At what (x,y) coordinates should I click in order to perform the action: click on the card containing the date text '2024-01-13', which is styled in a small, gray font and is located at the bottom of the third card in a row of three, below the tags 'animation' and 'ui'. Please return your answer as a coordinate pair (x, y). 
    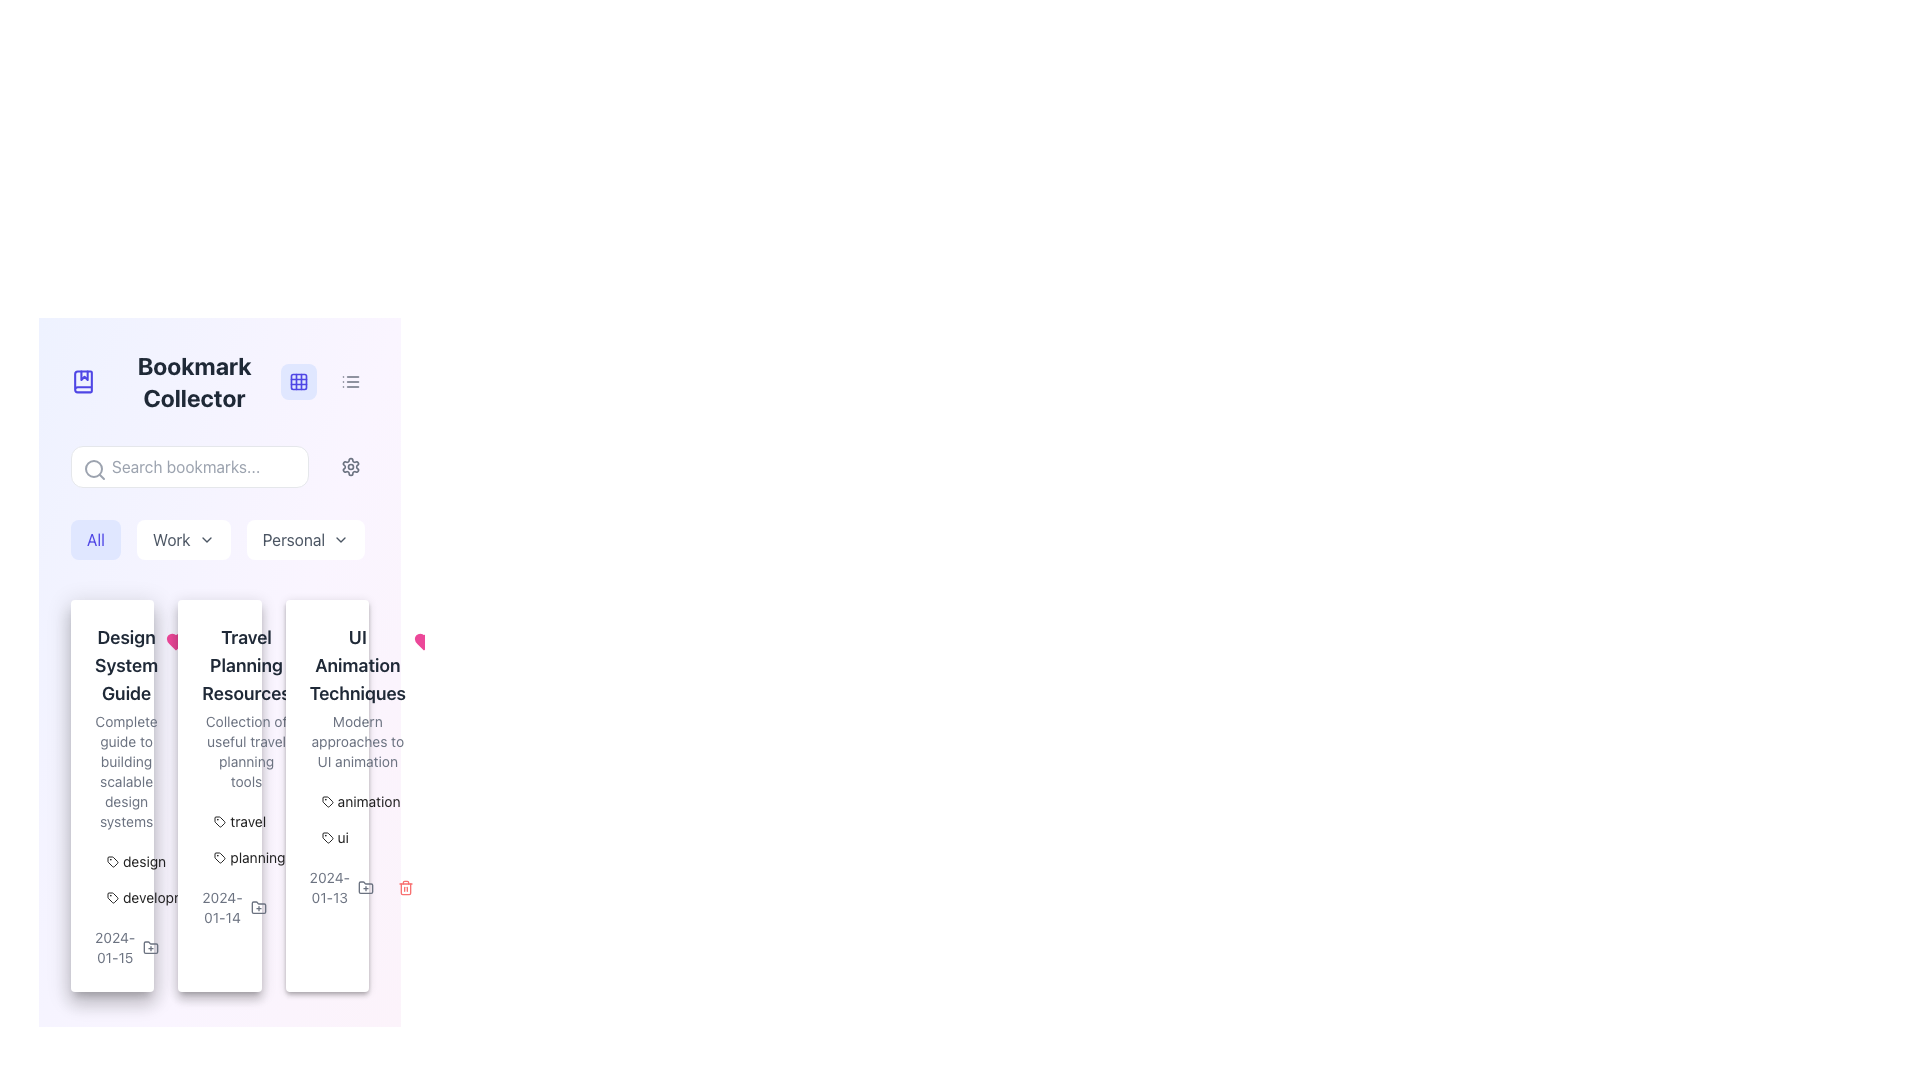
    Looking at the image, I should click on (327, 886).